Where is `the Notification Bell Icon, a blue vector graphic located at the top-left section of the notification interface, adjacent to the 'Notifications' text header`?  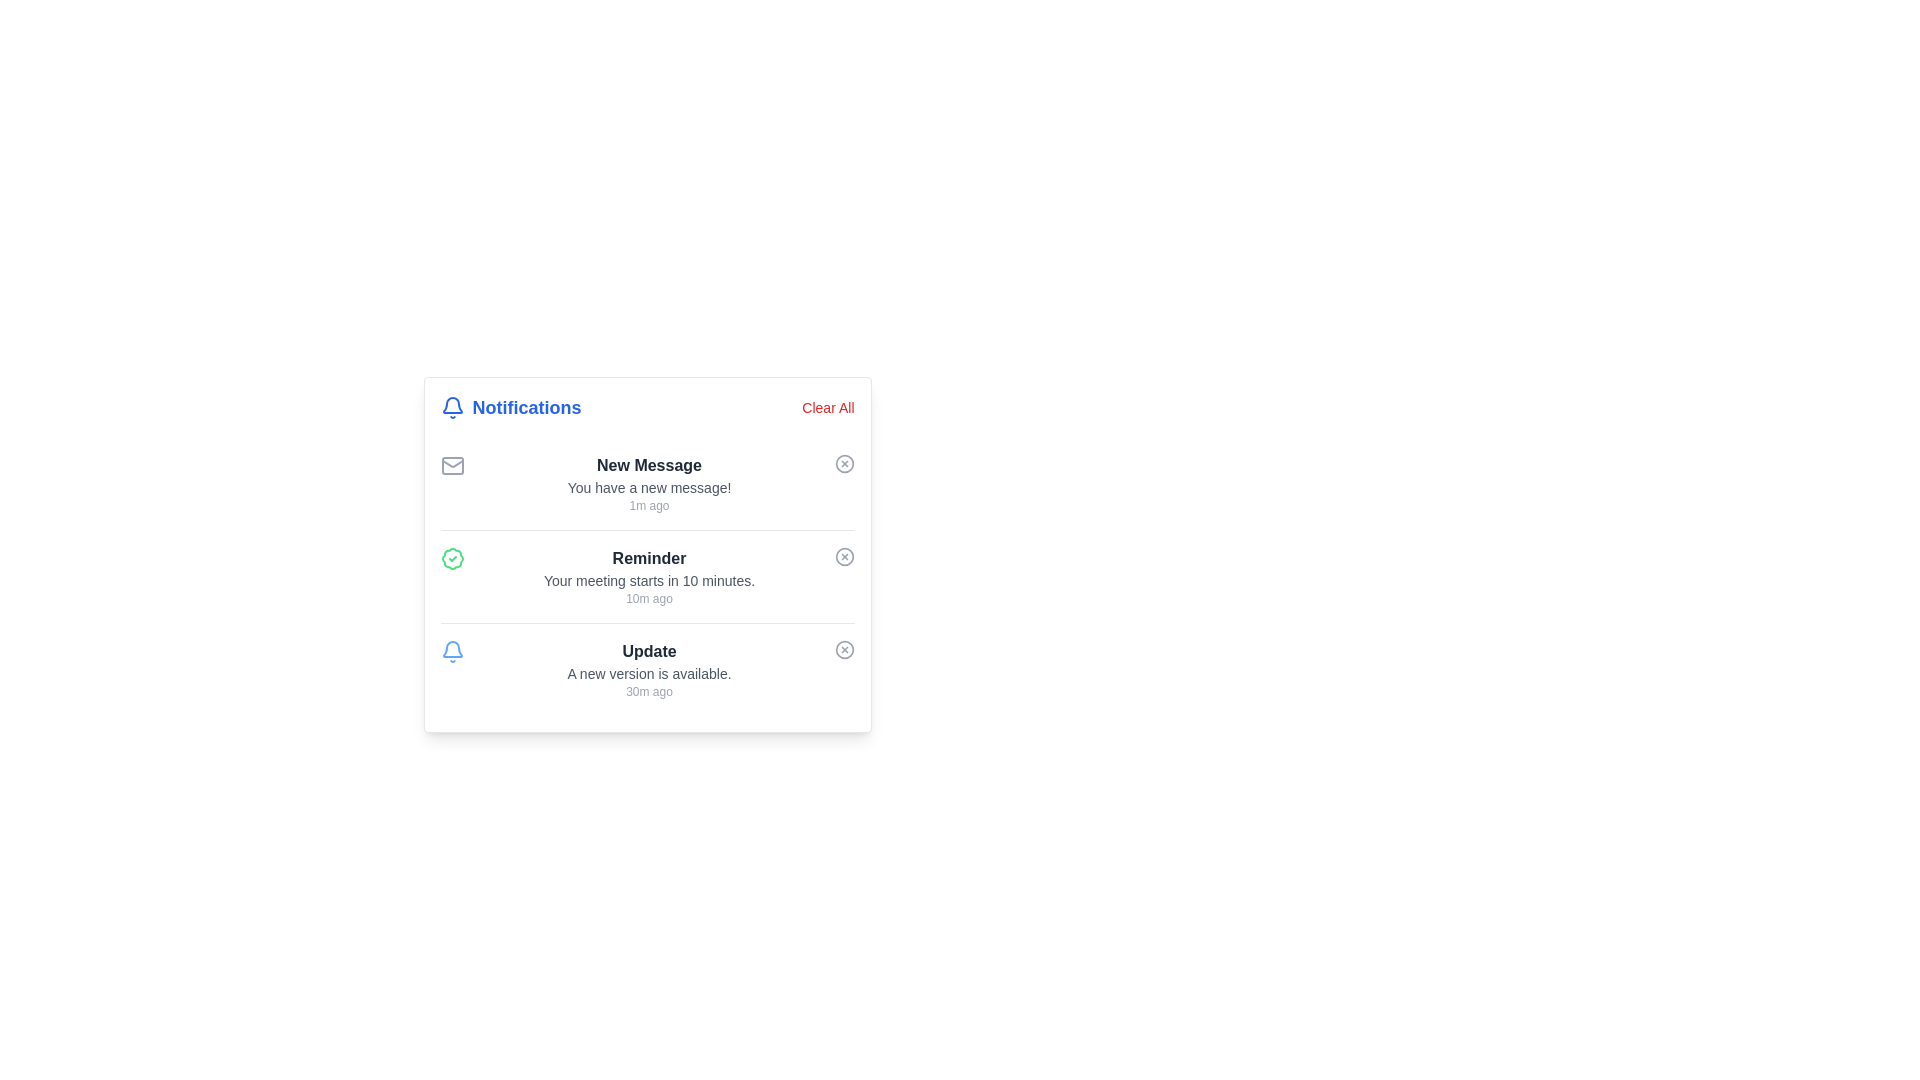
the Notification Bell Icon, a blue vector graphic located at the top-left section of the notification interface, adjacent to the 'Notifications' text header is located at coordinates (451, 649).